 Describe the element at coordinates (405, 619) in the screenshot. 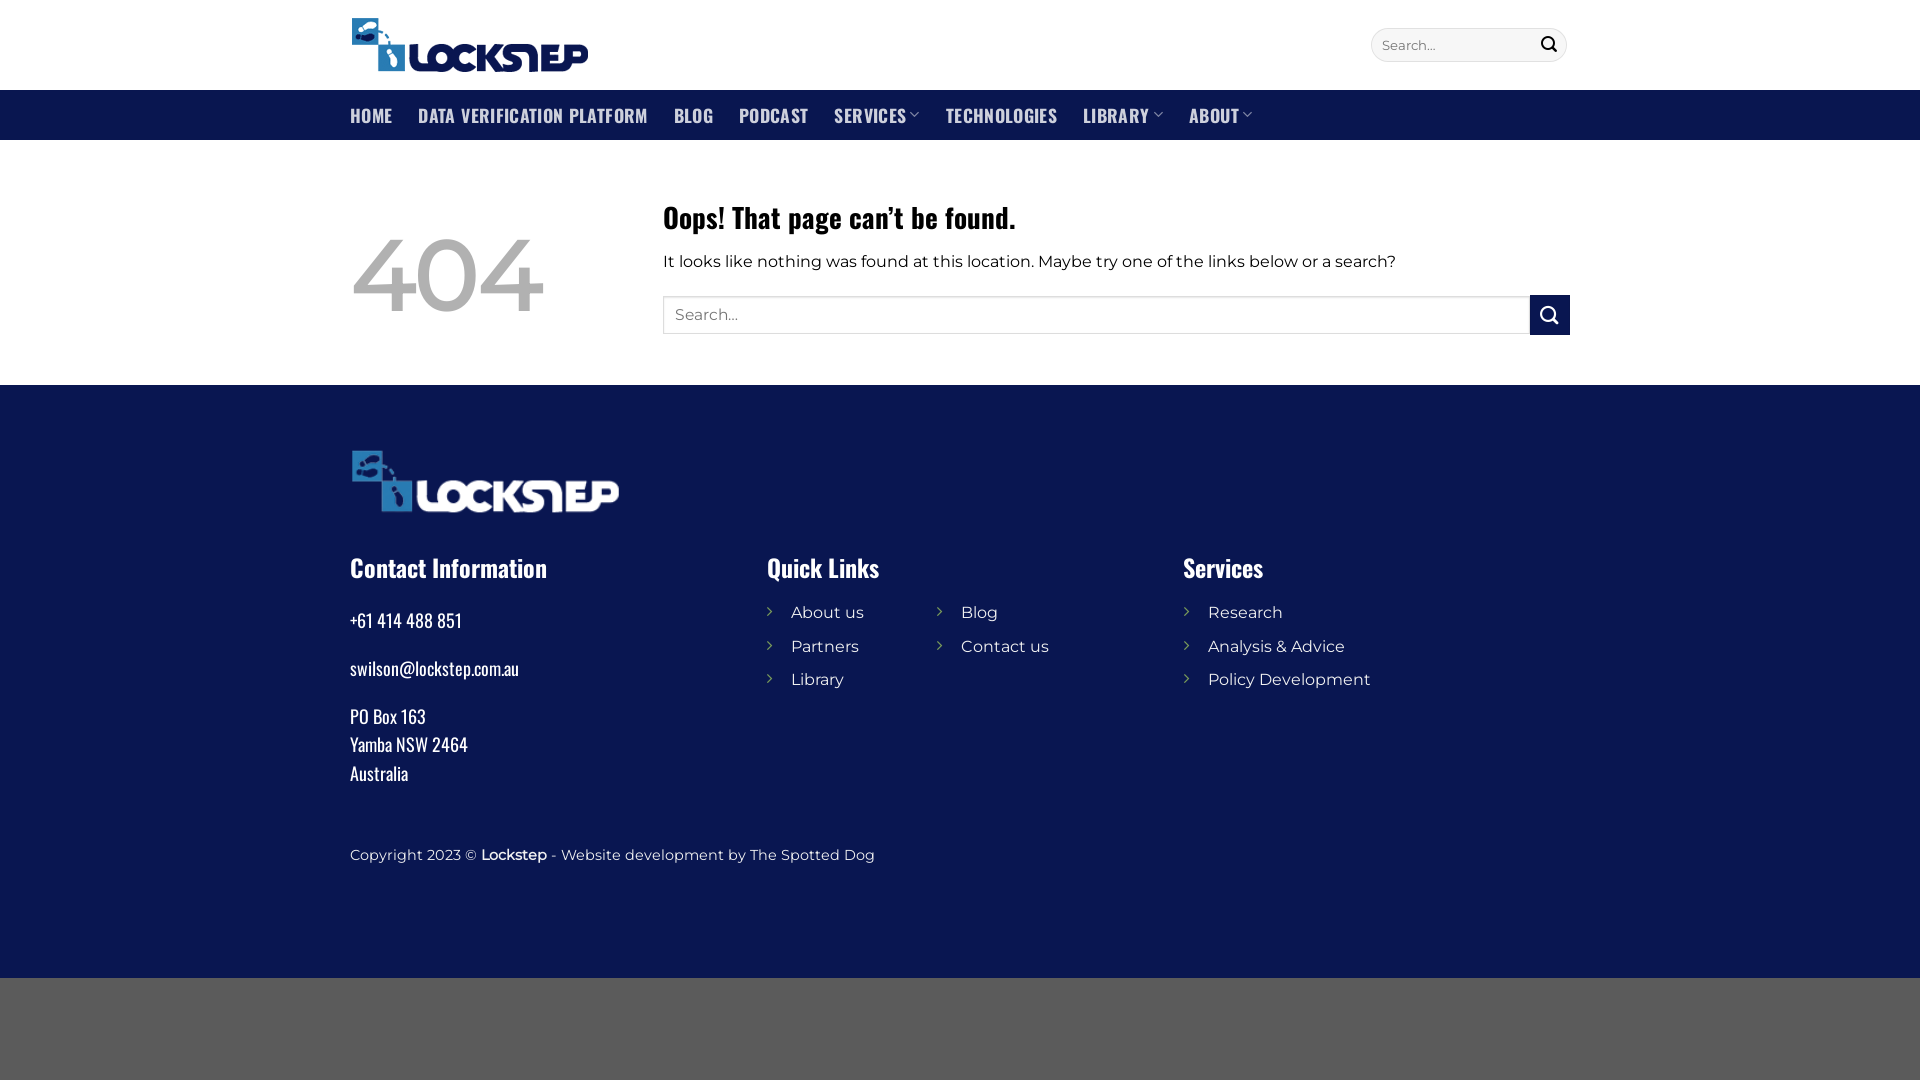

I see `'+61 414 488 851'` at that location.